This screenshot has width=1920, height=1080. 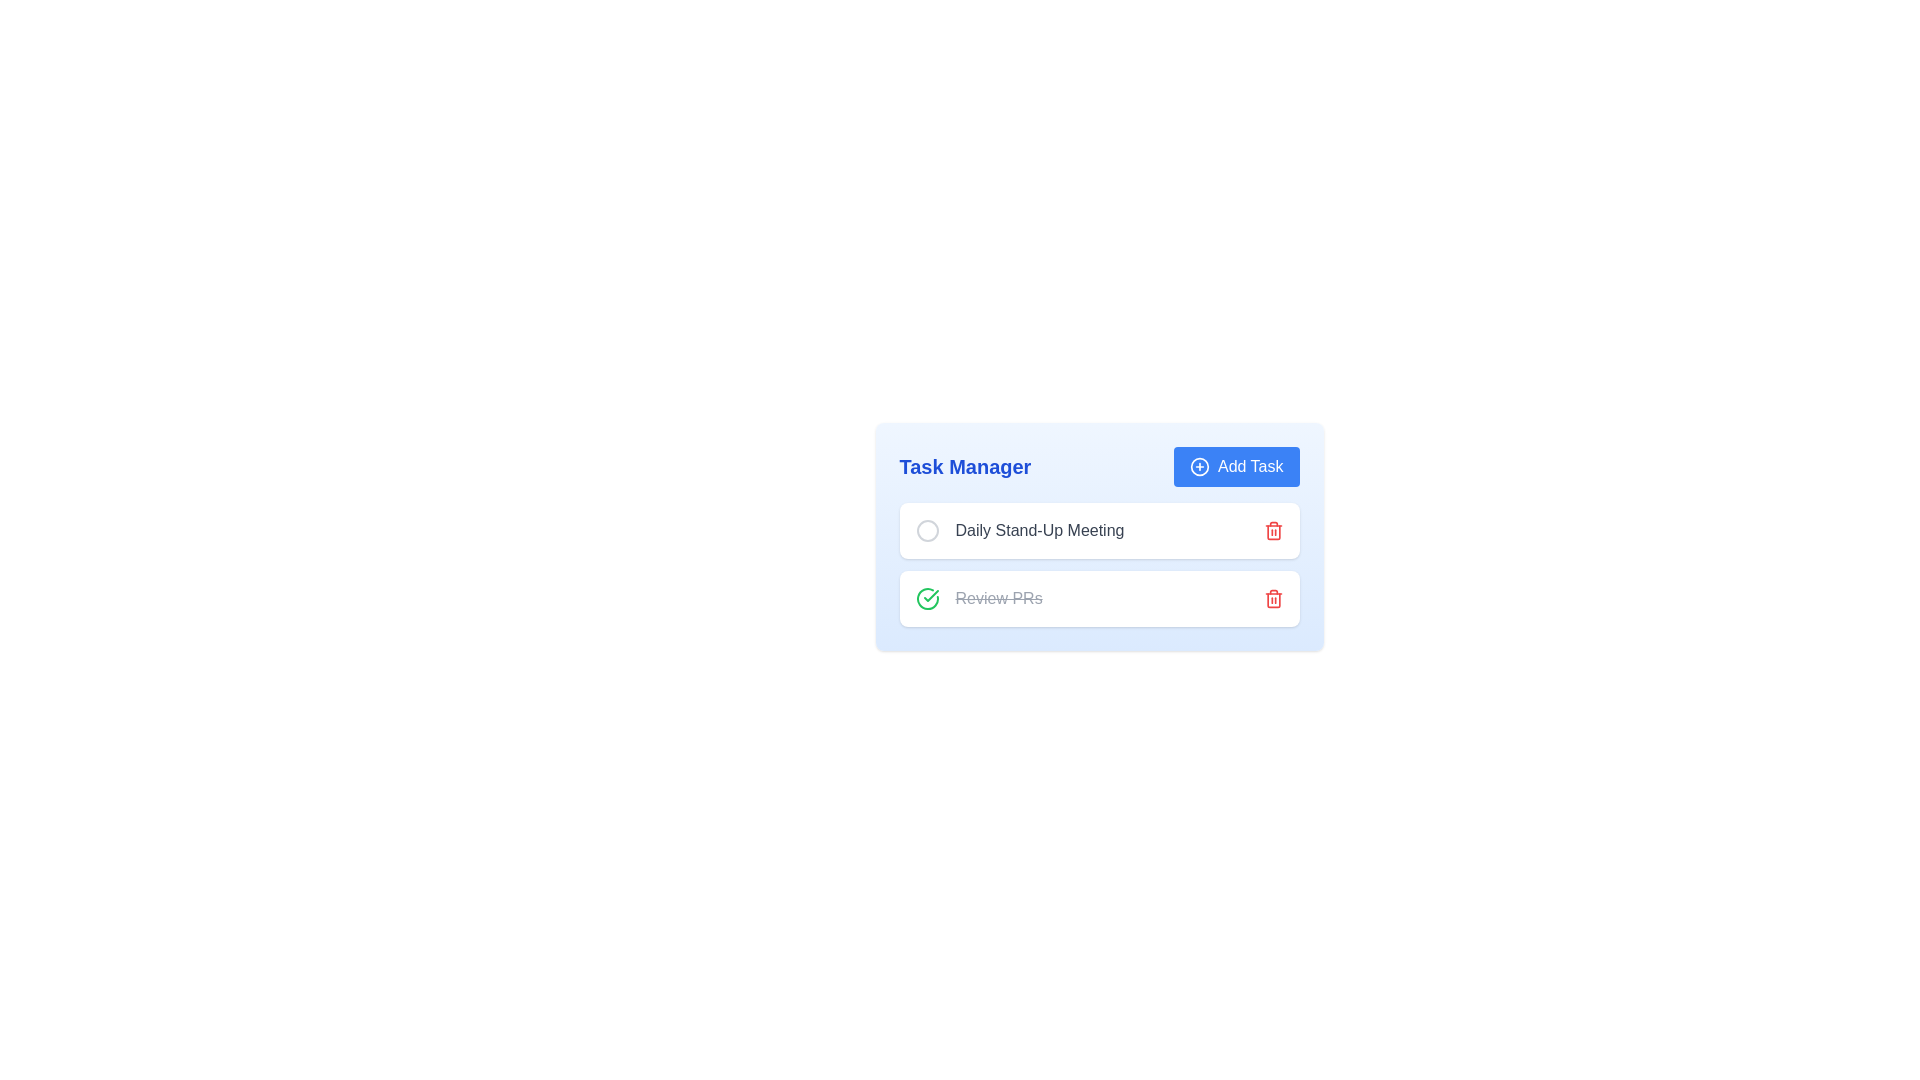 What do you see at coordinates (1272, 599) in the screenshot?
I see `the vertical line boundary of the trash icon, which is positioned immediately to the right of the 'Review PRs' text in the task row` at bounding box center [1272, 599].